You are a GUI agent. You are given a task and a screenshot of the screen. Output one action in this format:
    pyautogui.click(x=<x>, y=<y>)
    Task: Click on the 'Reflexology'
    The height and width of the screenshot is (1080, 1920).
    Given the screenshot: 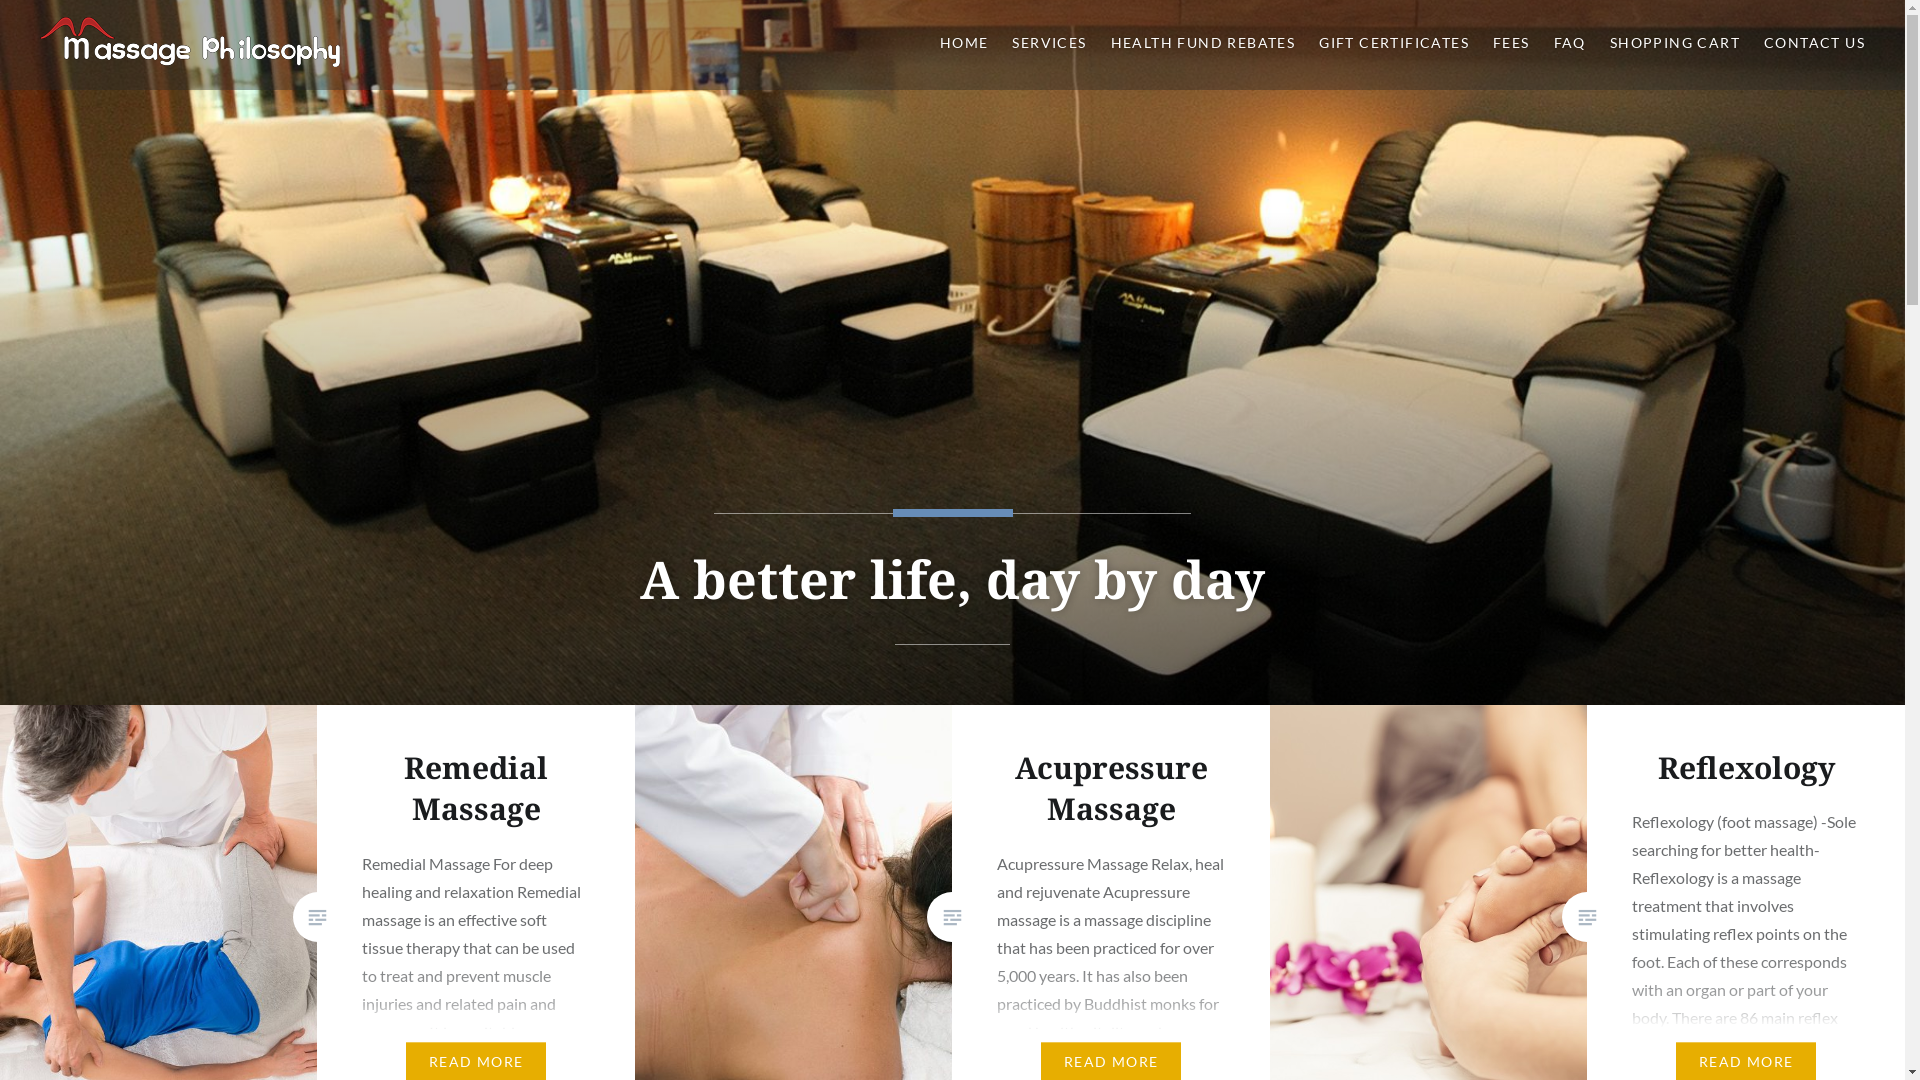 What is the action you would take?
    pyautogui.click(x=1745, y=766)
    